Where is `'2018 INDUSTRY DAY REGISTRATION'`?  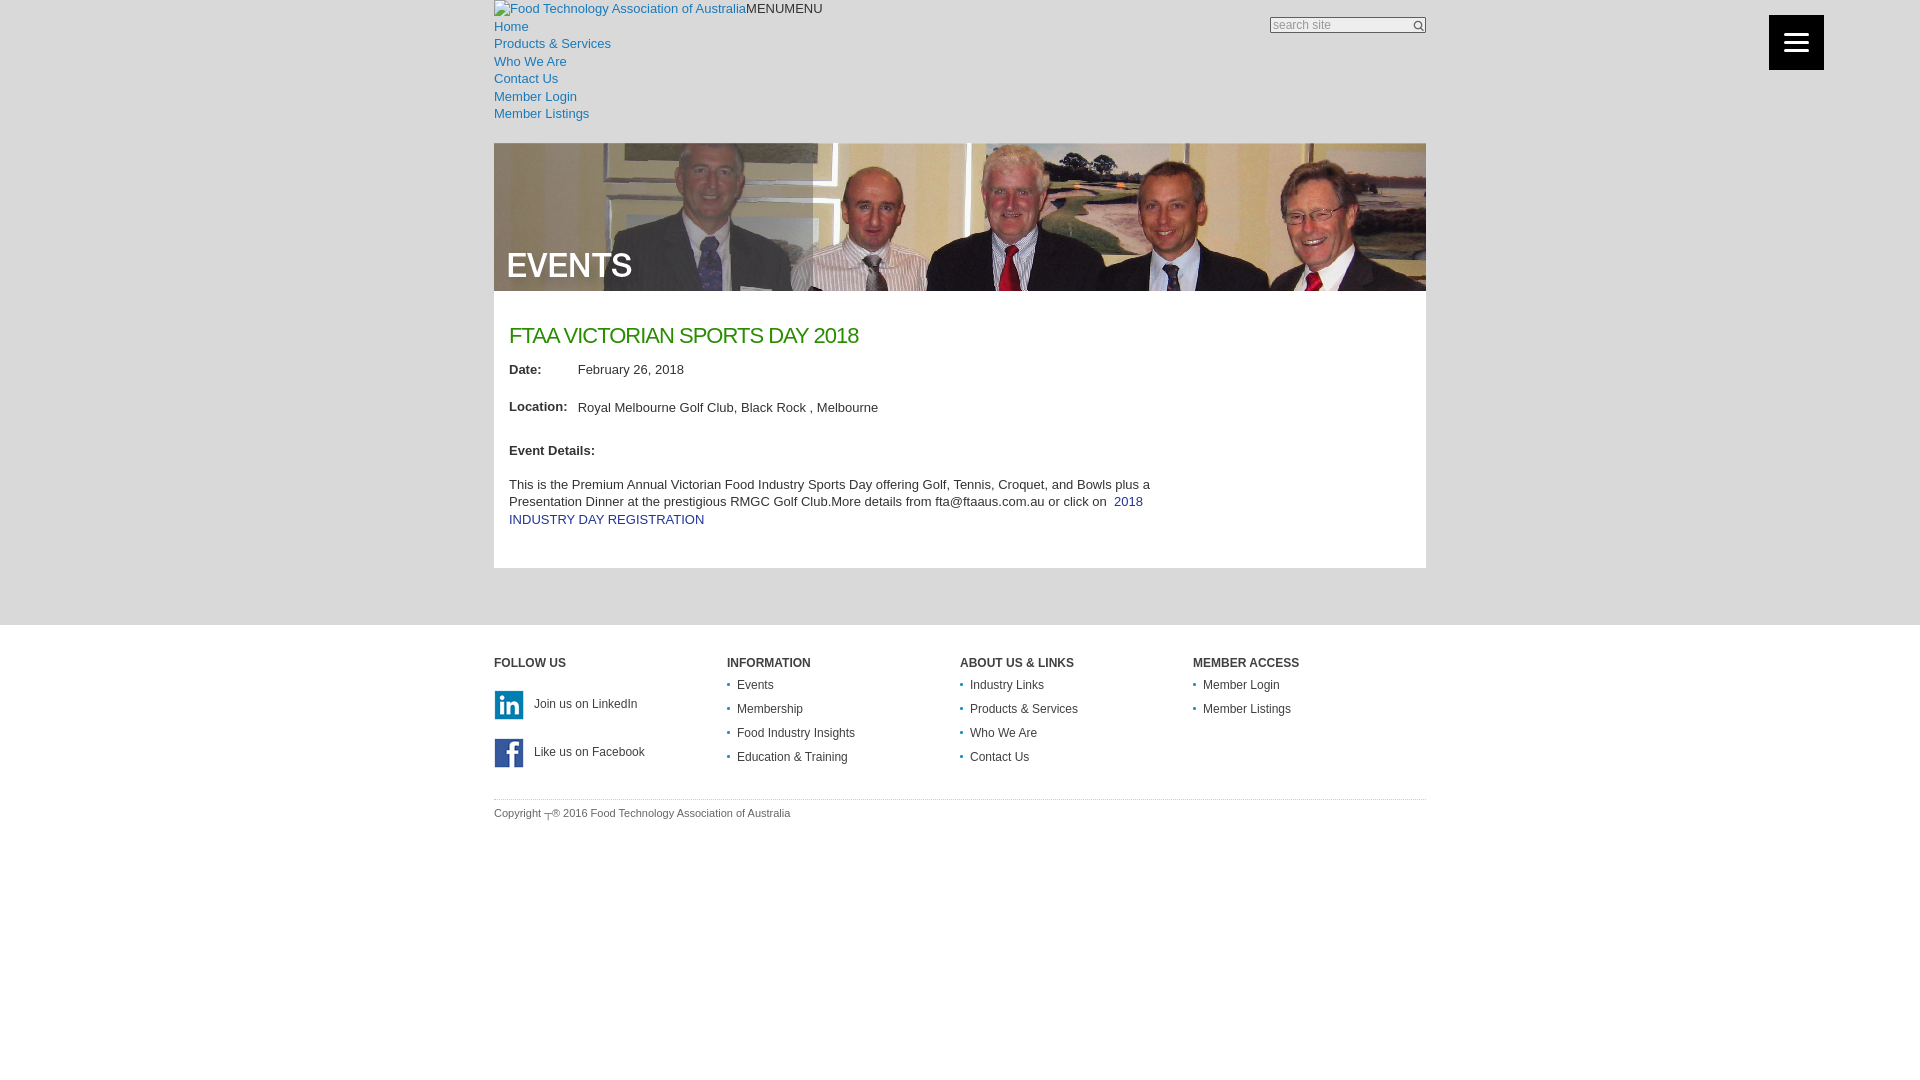 '2018 INDUSTRY DAY REGISTRATION' is located at coordinates (825, 509).